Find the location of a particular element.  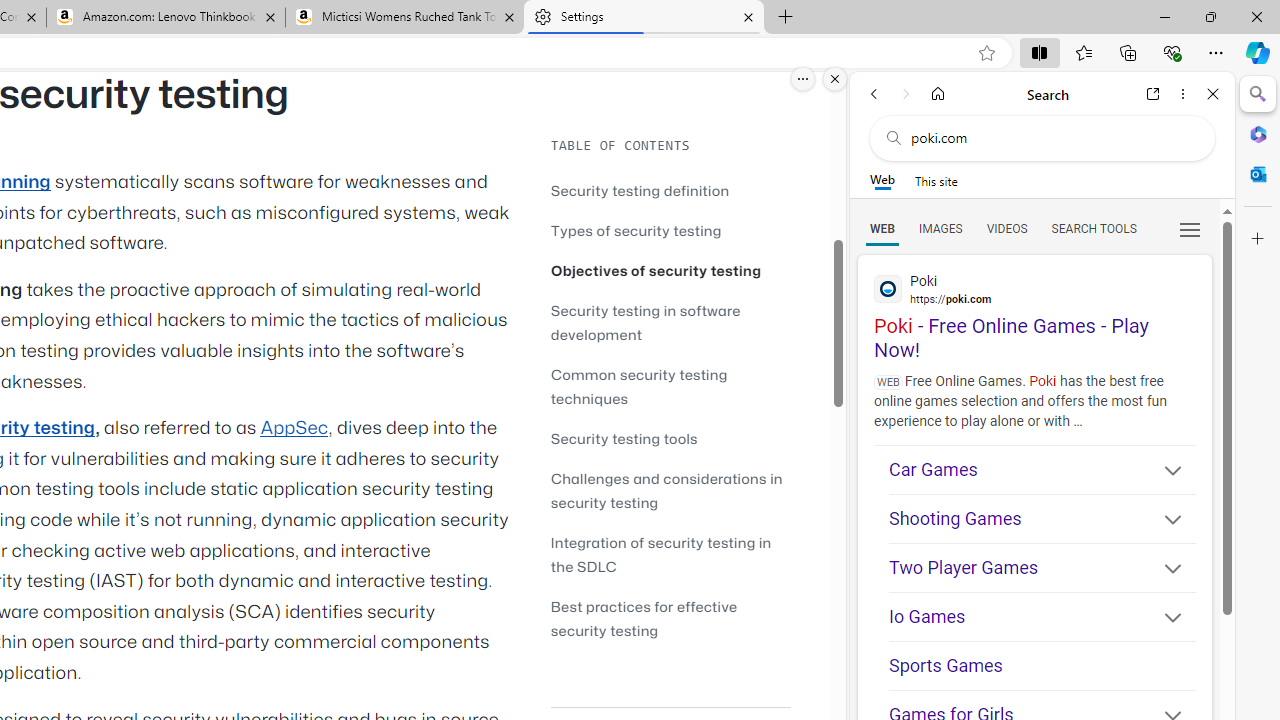

'Class: b_serphb' is located at coordinates (1190, 229).